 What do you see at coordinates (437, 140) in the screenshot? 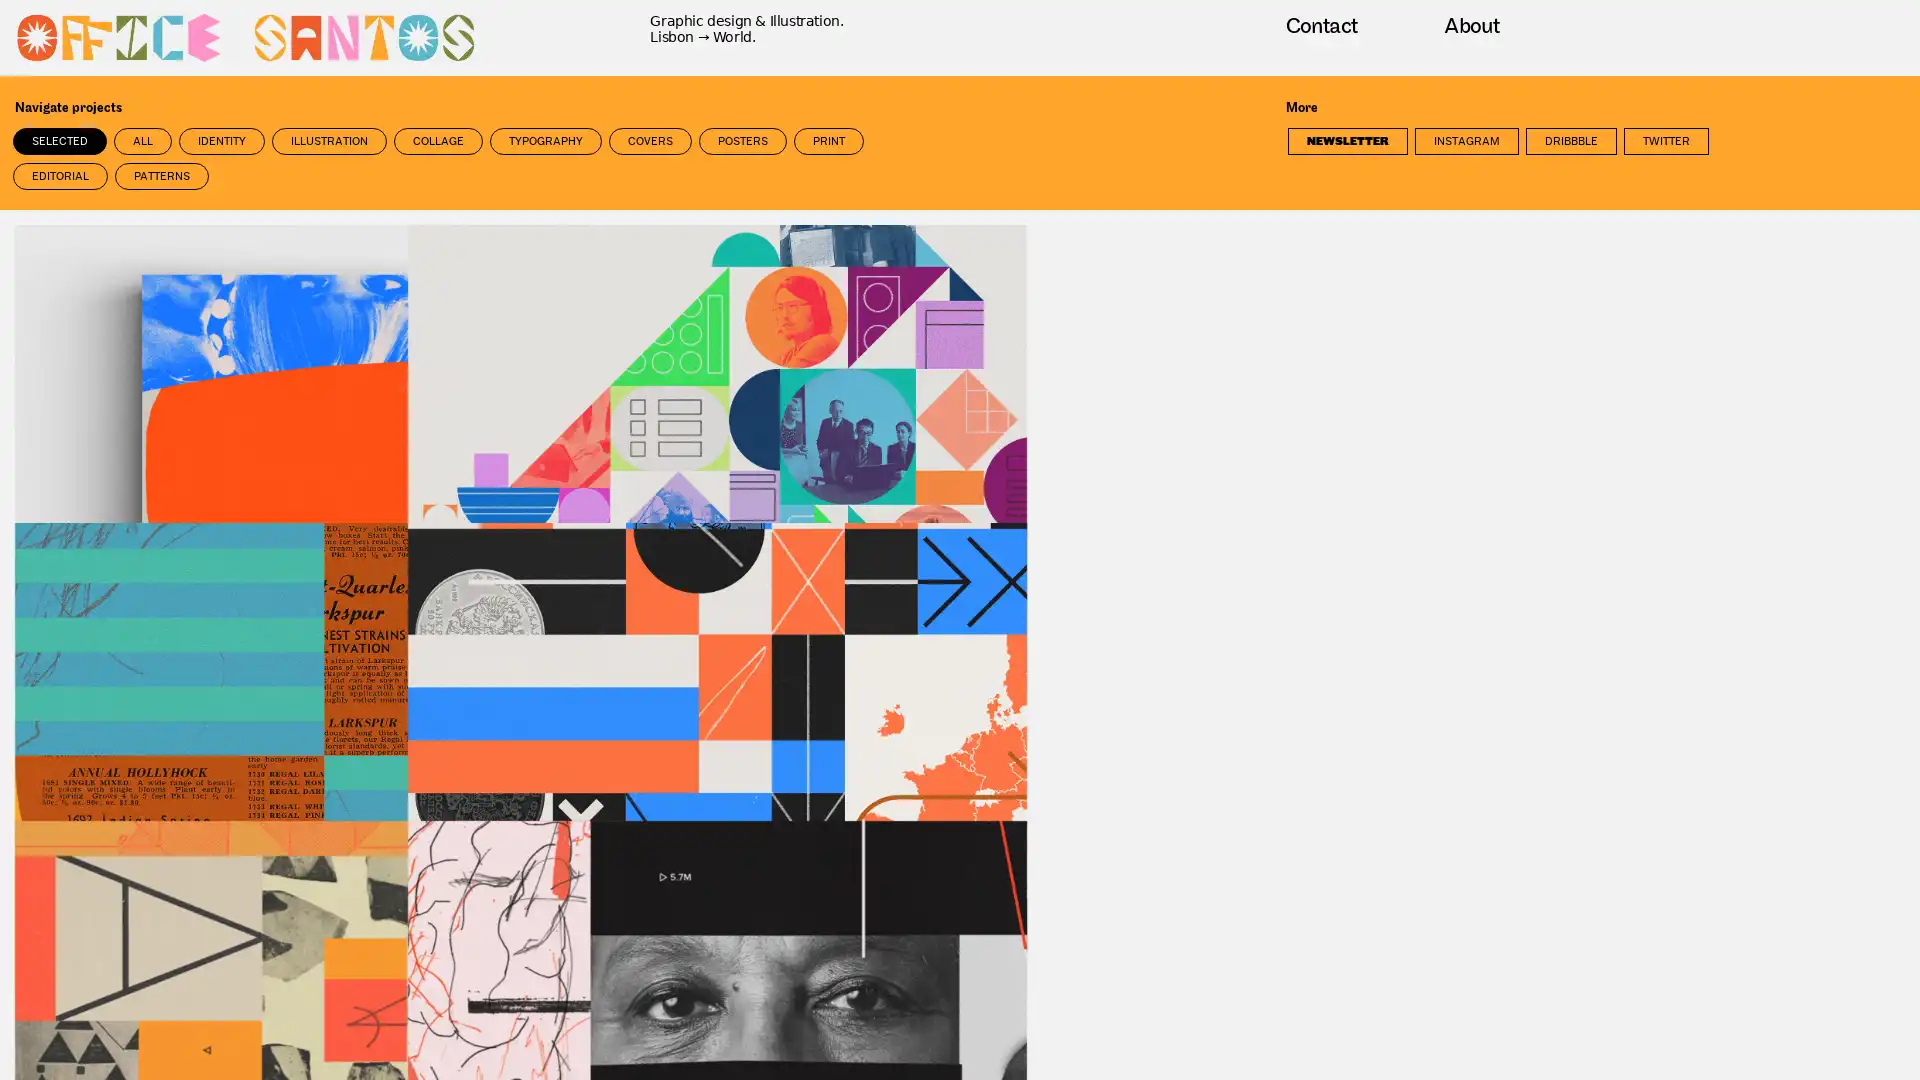
I see `COLLAGE` at bounding box center [437, 140].